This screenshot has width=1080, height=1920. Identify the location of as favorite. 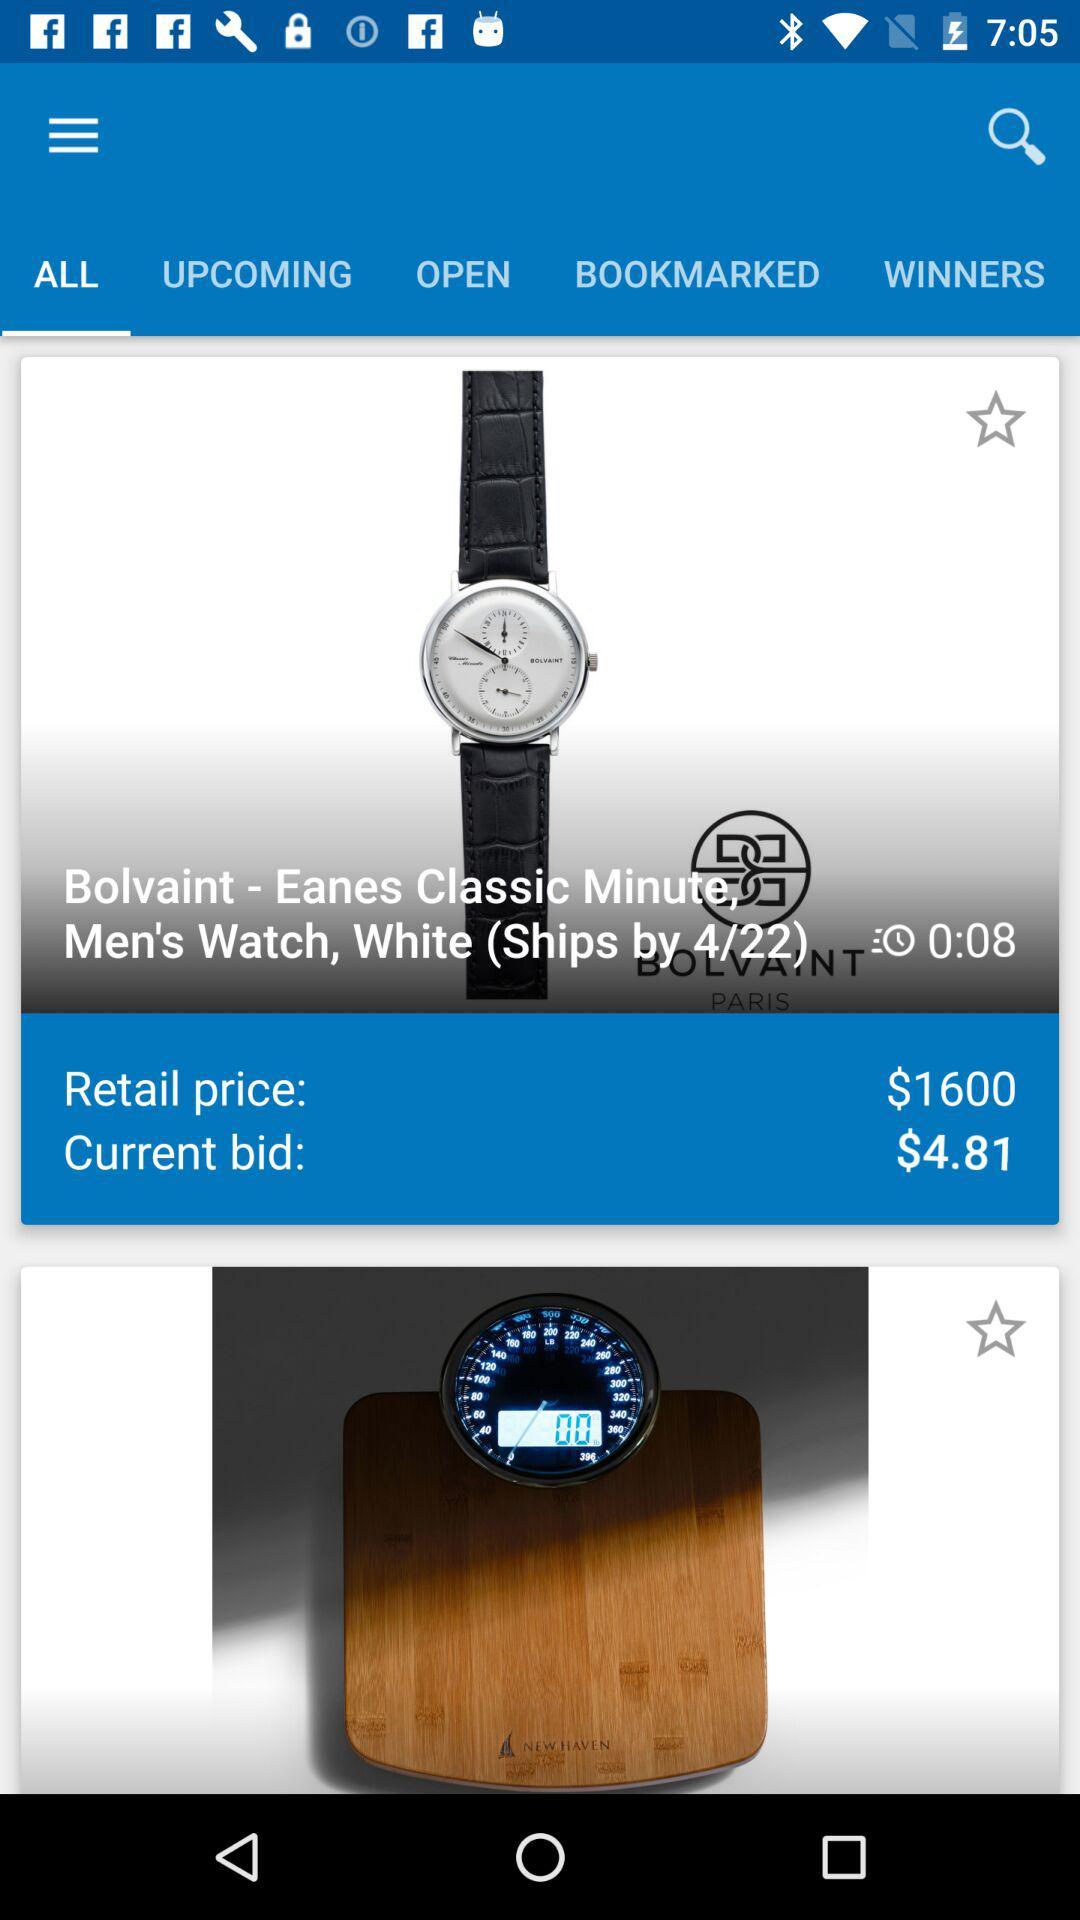
(995, 1329).